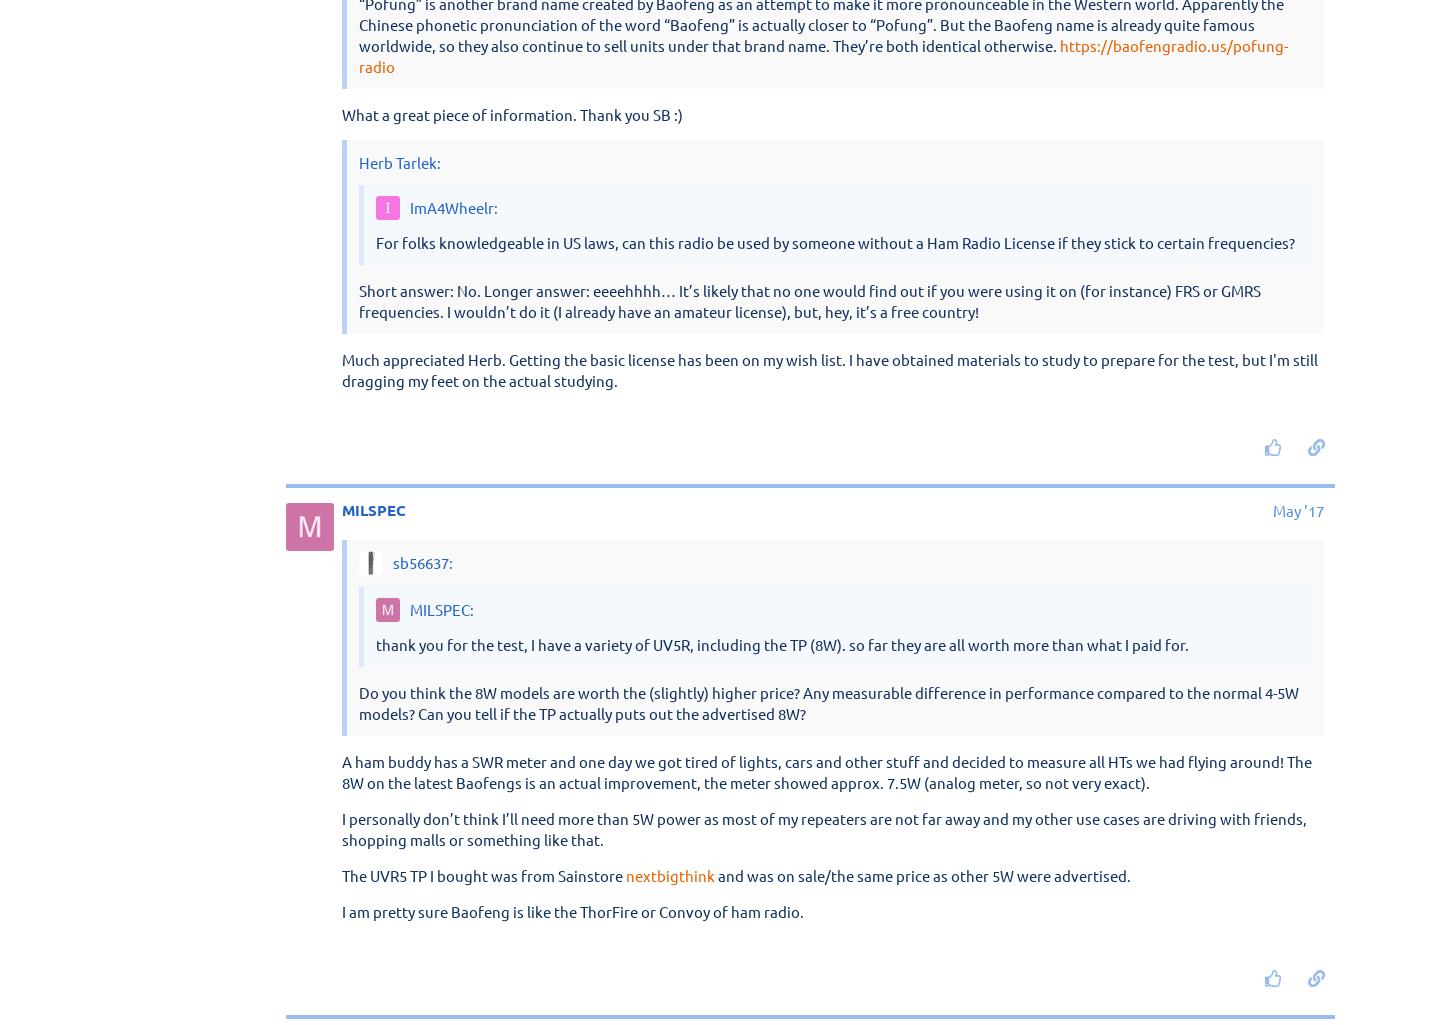 The height and width of the screenshot is (1025, 1450). Describe the element at coordinates (399, 739) in the screenshot. I see `'Herb Tarlek:'` at that location.